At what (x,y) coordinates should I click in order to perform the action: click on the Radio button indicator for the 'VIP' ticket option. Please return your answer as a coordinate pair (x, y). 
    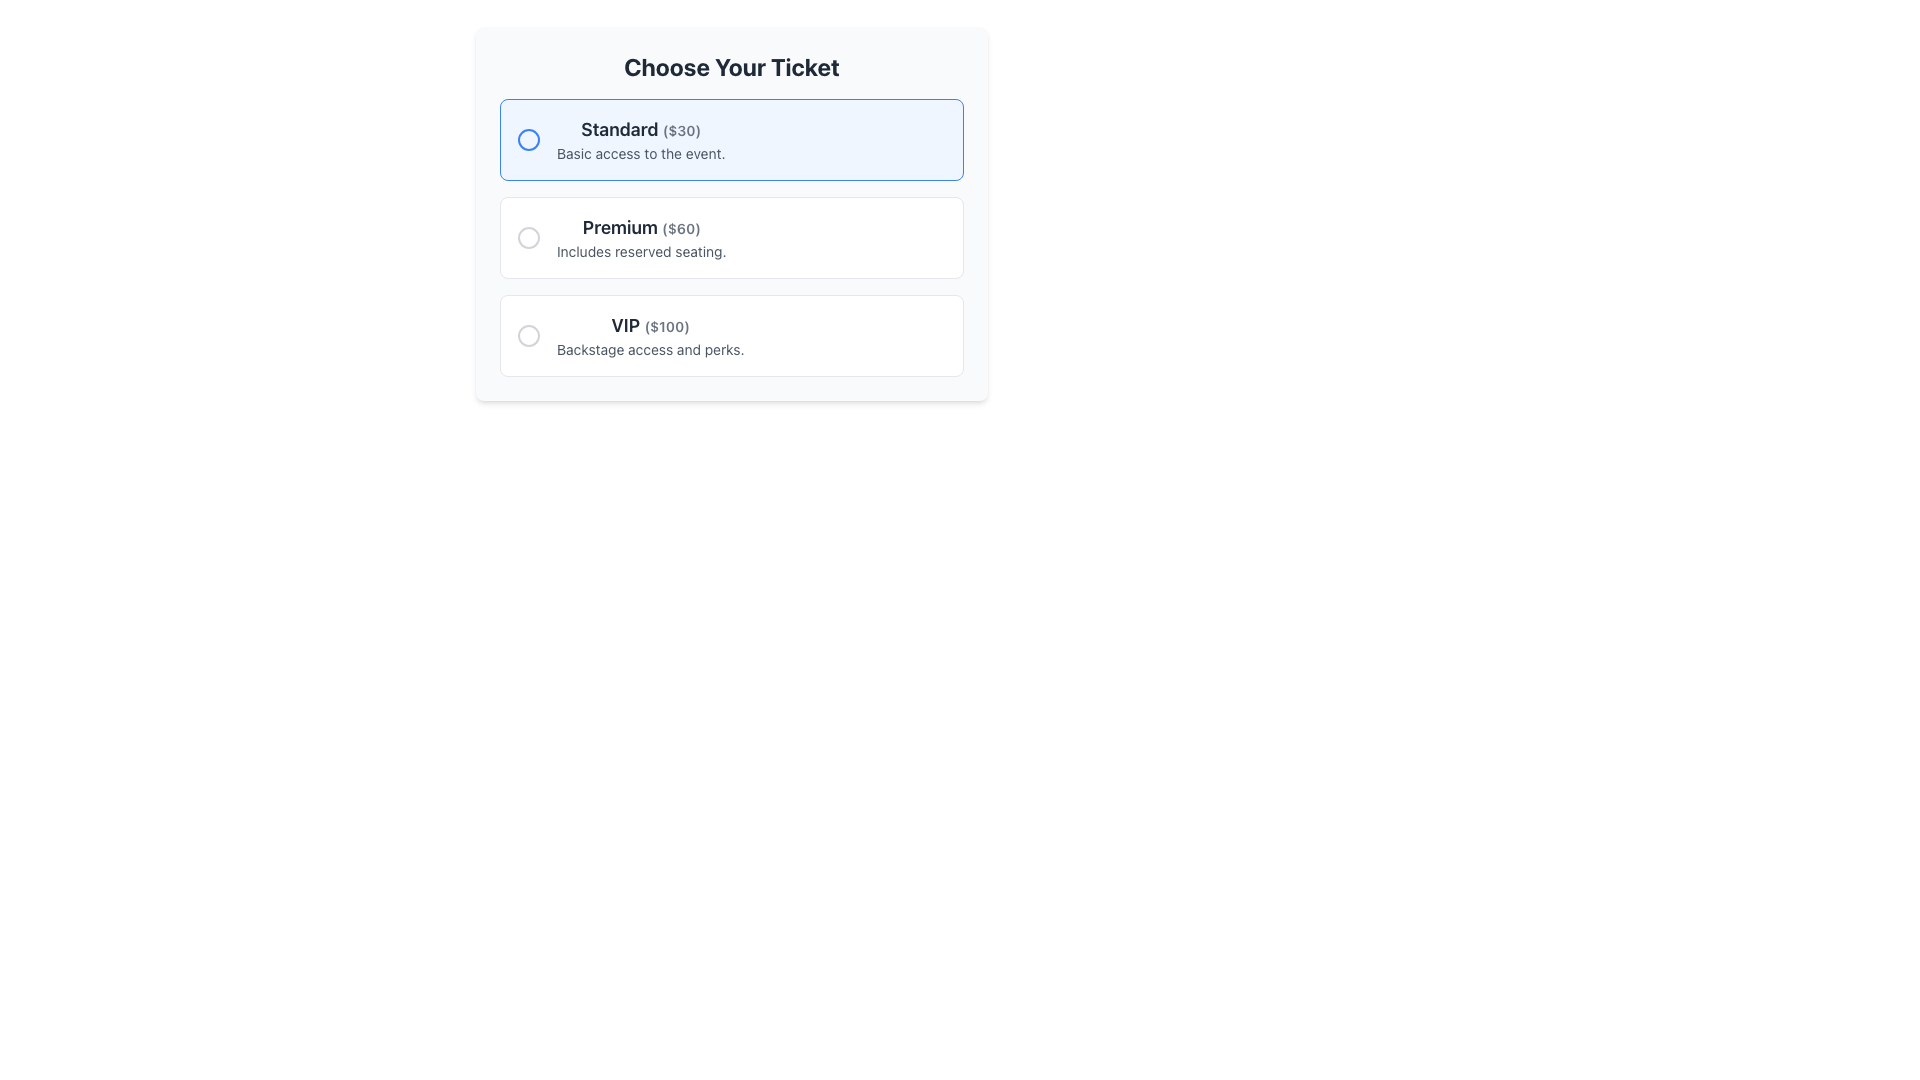
    Looking at the image, I should click on (528, 334).